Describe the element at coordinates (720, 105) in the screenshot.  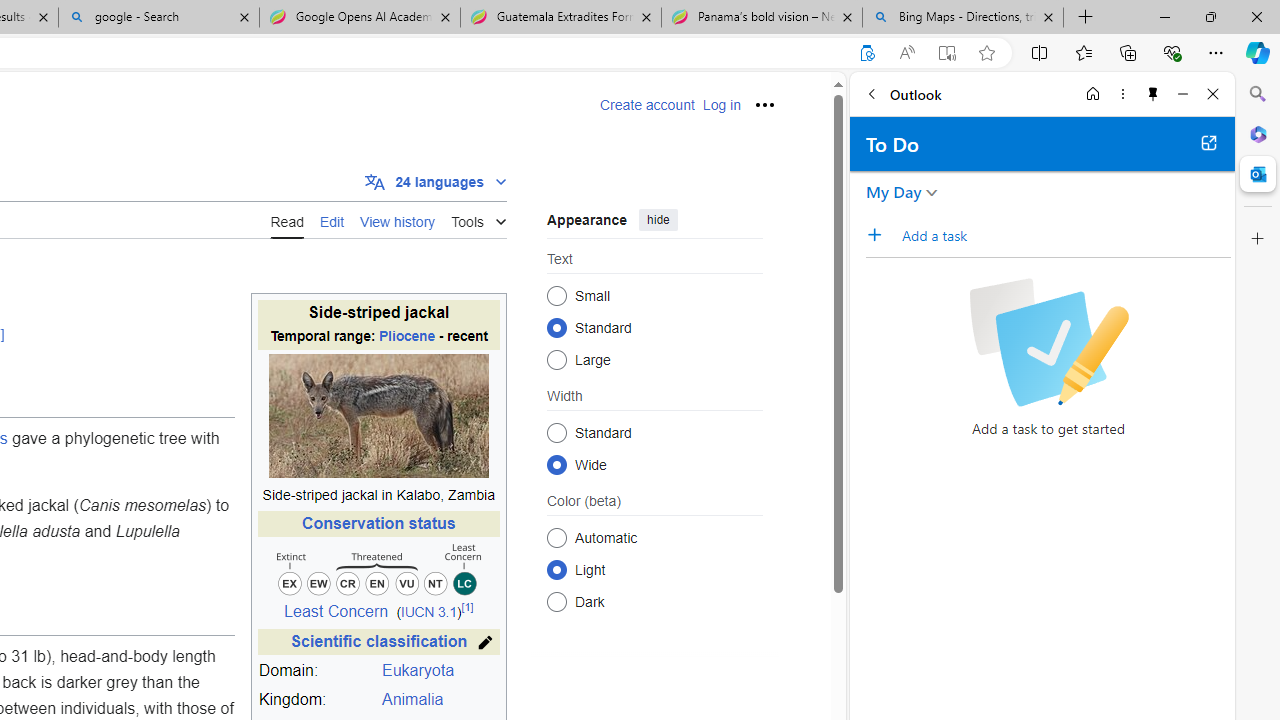
I see `'Log in'` at that location.